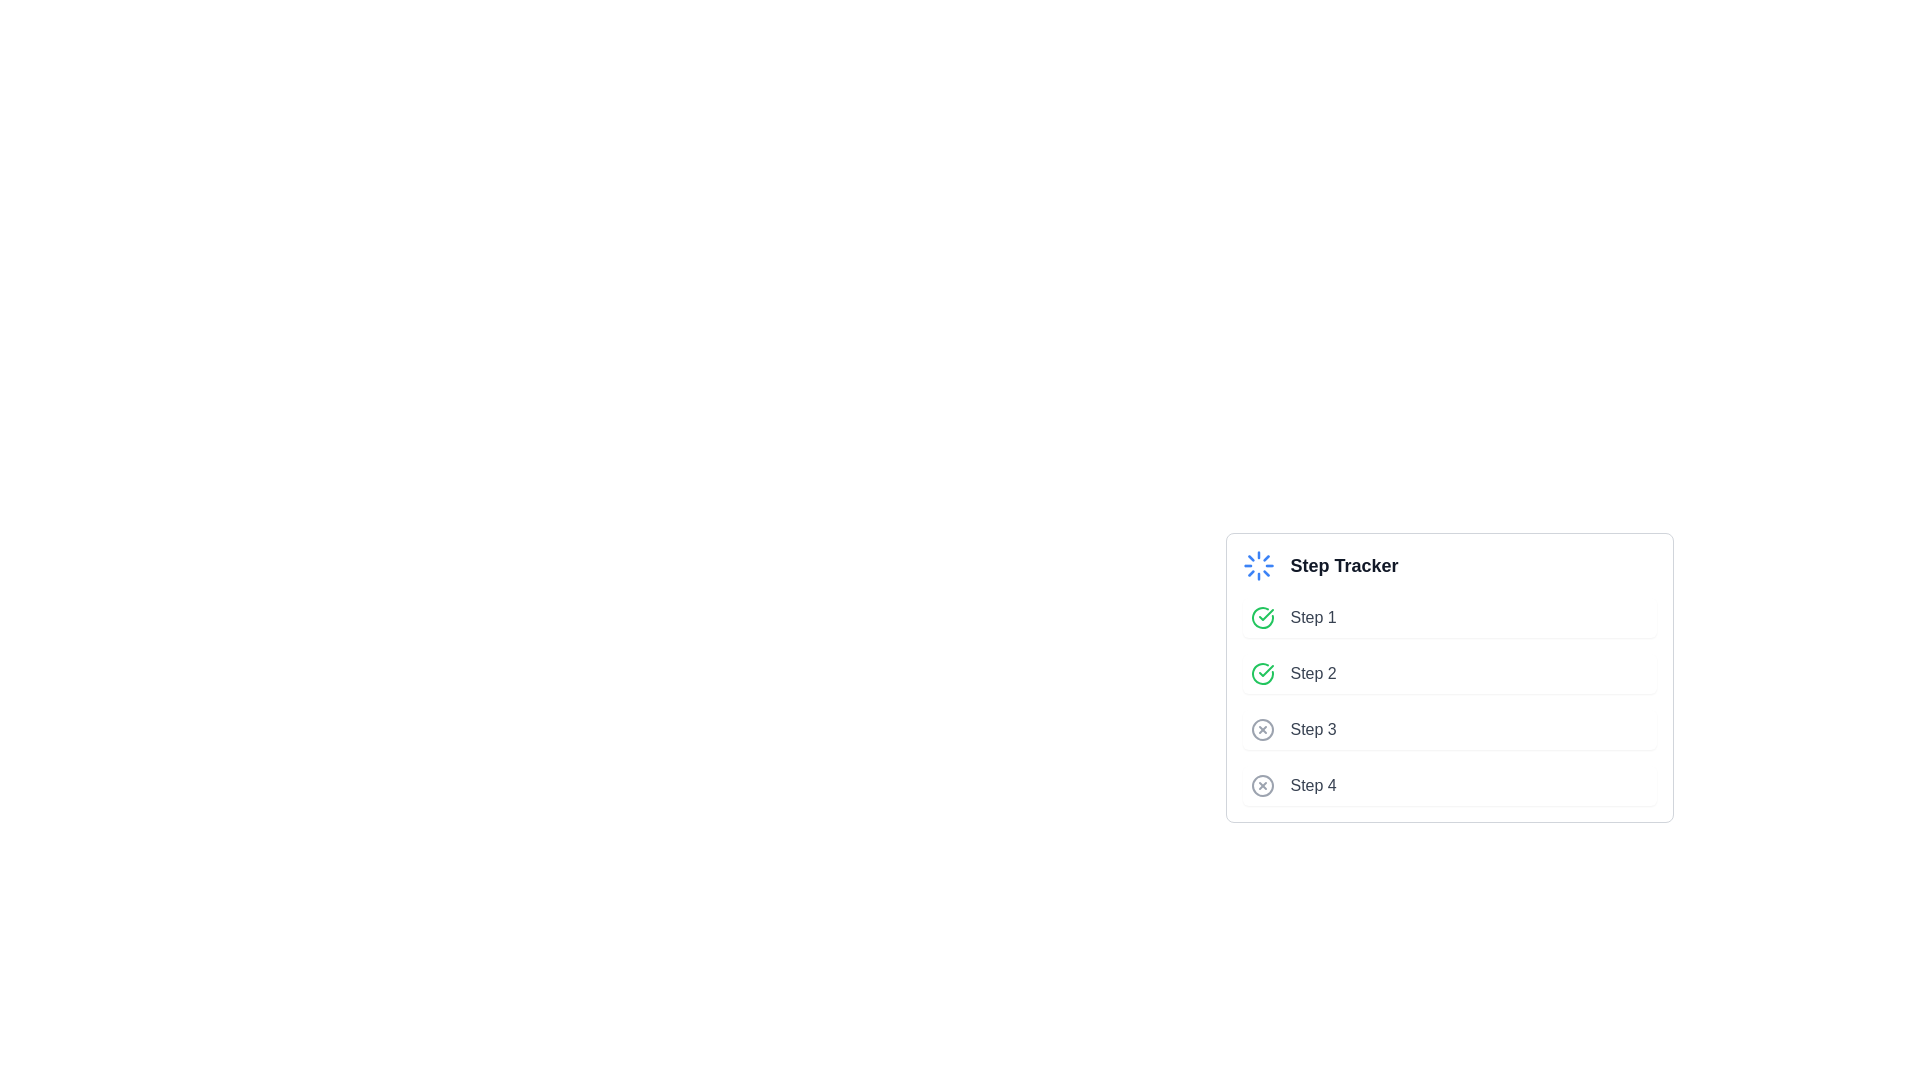 This screenshot has height=1080, width=1920. Describe the element at coordinates (1261, 785) in the screenshot. I see `the circular icon with a gray border and an 'X' mark indicating an error, located in the bottom right corner of the 'Step Tracker' section, adjacent to 'Step 4'` at that location.